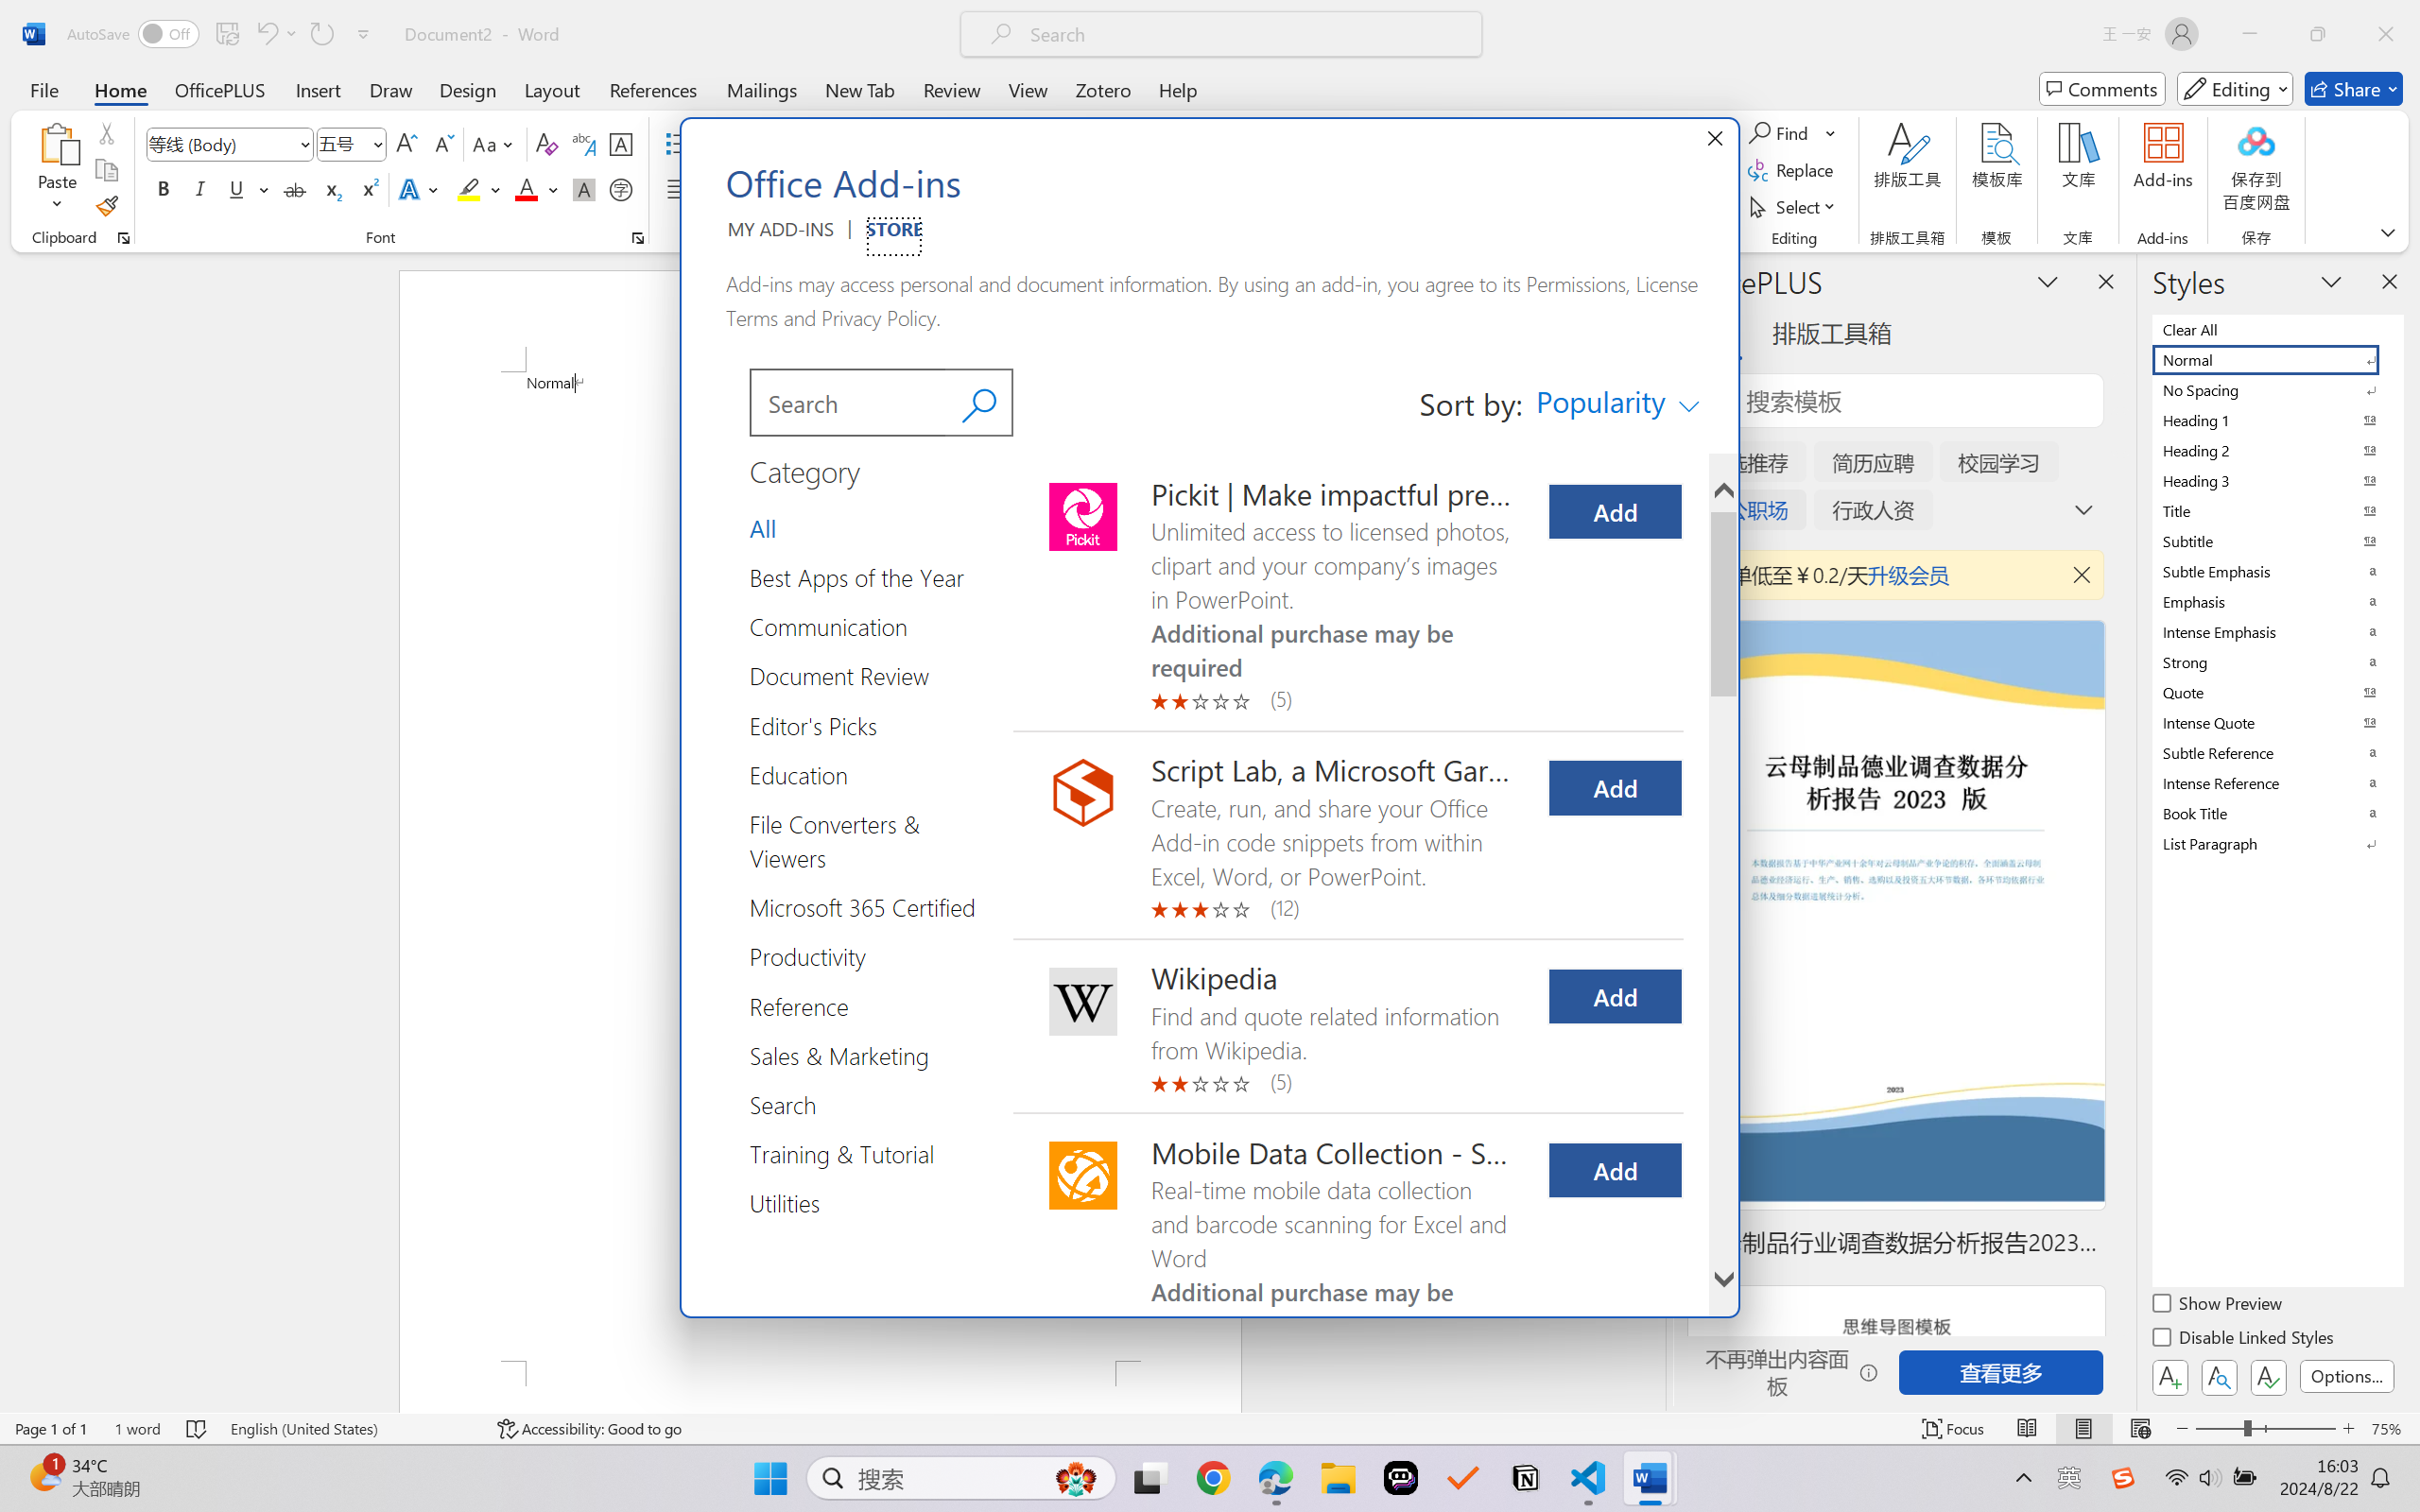  Describe the element at coordinates (859, 88) in the screenshot. I see `'New Tab'` at that location.